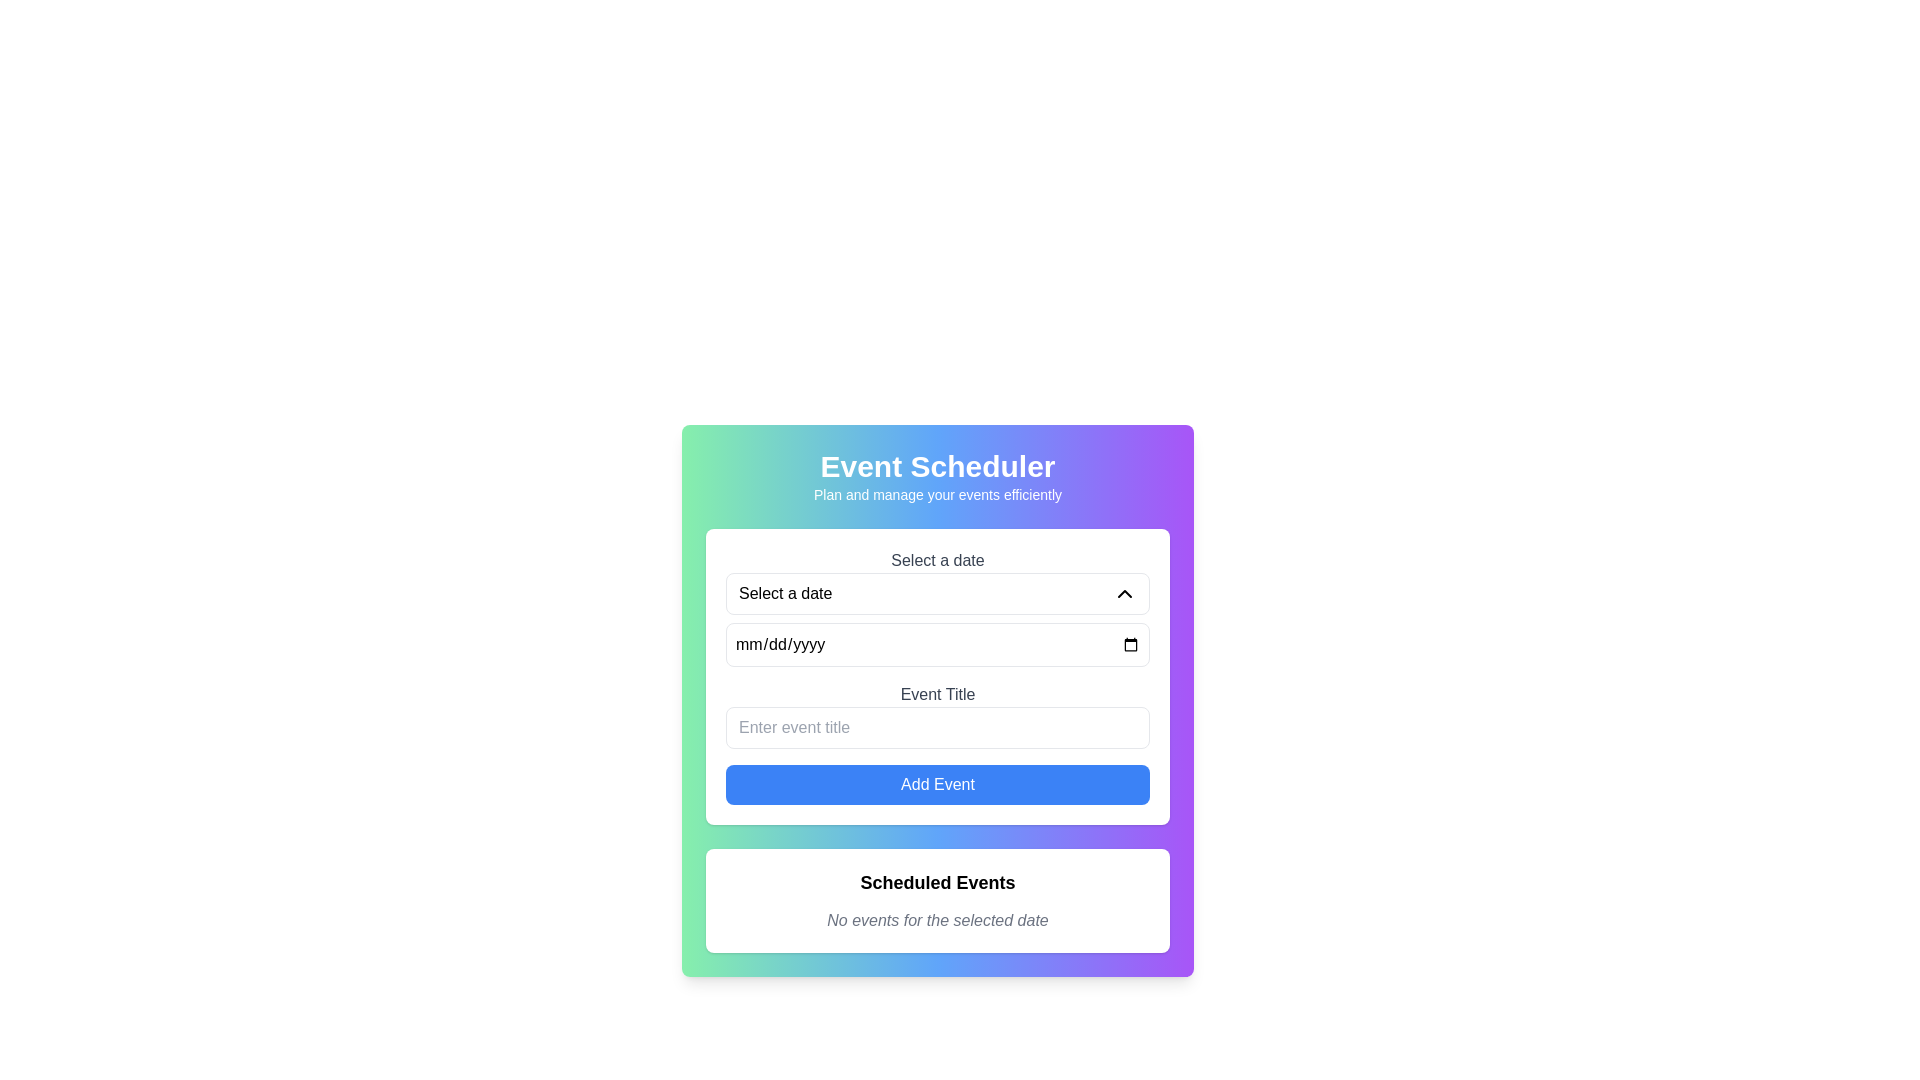  Describe the element at coordinates (936, 494) in the screenshot. I see `static text label that reads 'Plan and manage your events efficiently', which is located directly beneath the 'Event Scheduler' header` at that location.